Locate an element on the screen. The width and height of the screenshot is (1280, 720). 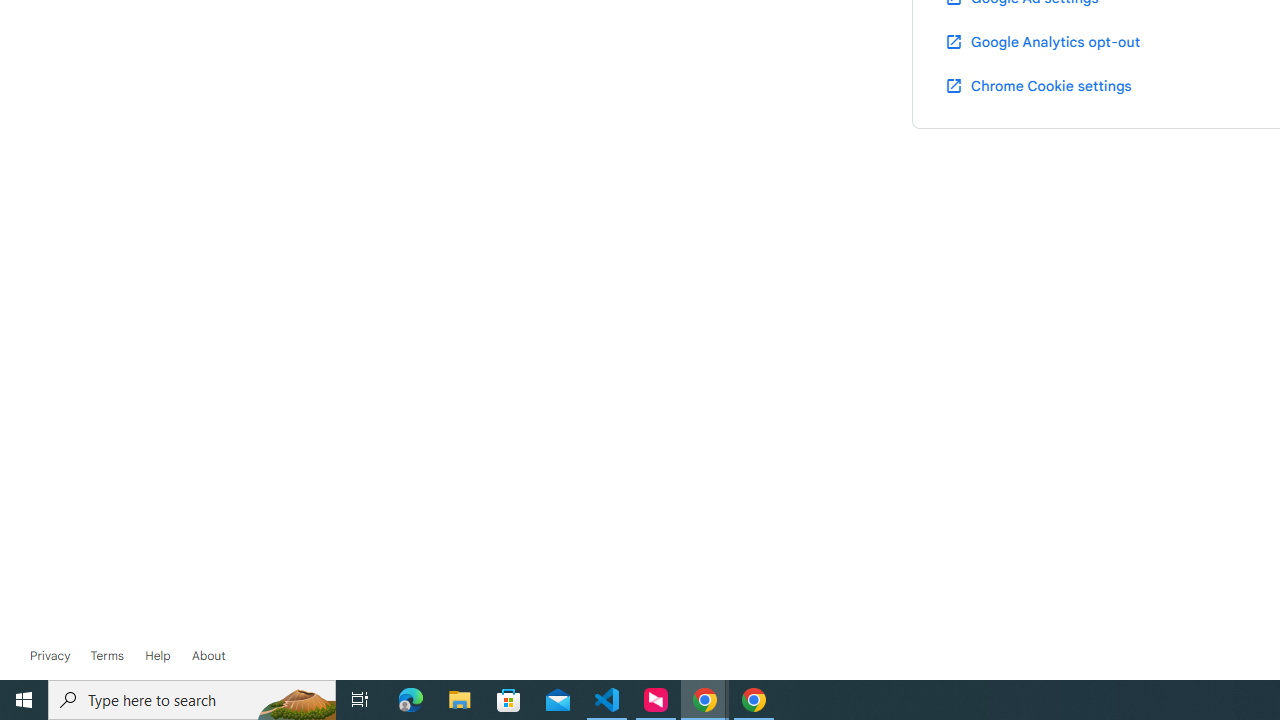
'Learn more about Google Account' is located at coordinates (208, 655).